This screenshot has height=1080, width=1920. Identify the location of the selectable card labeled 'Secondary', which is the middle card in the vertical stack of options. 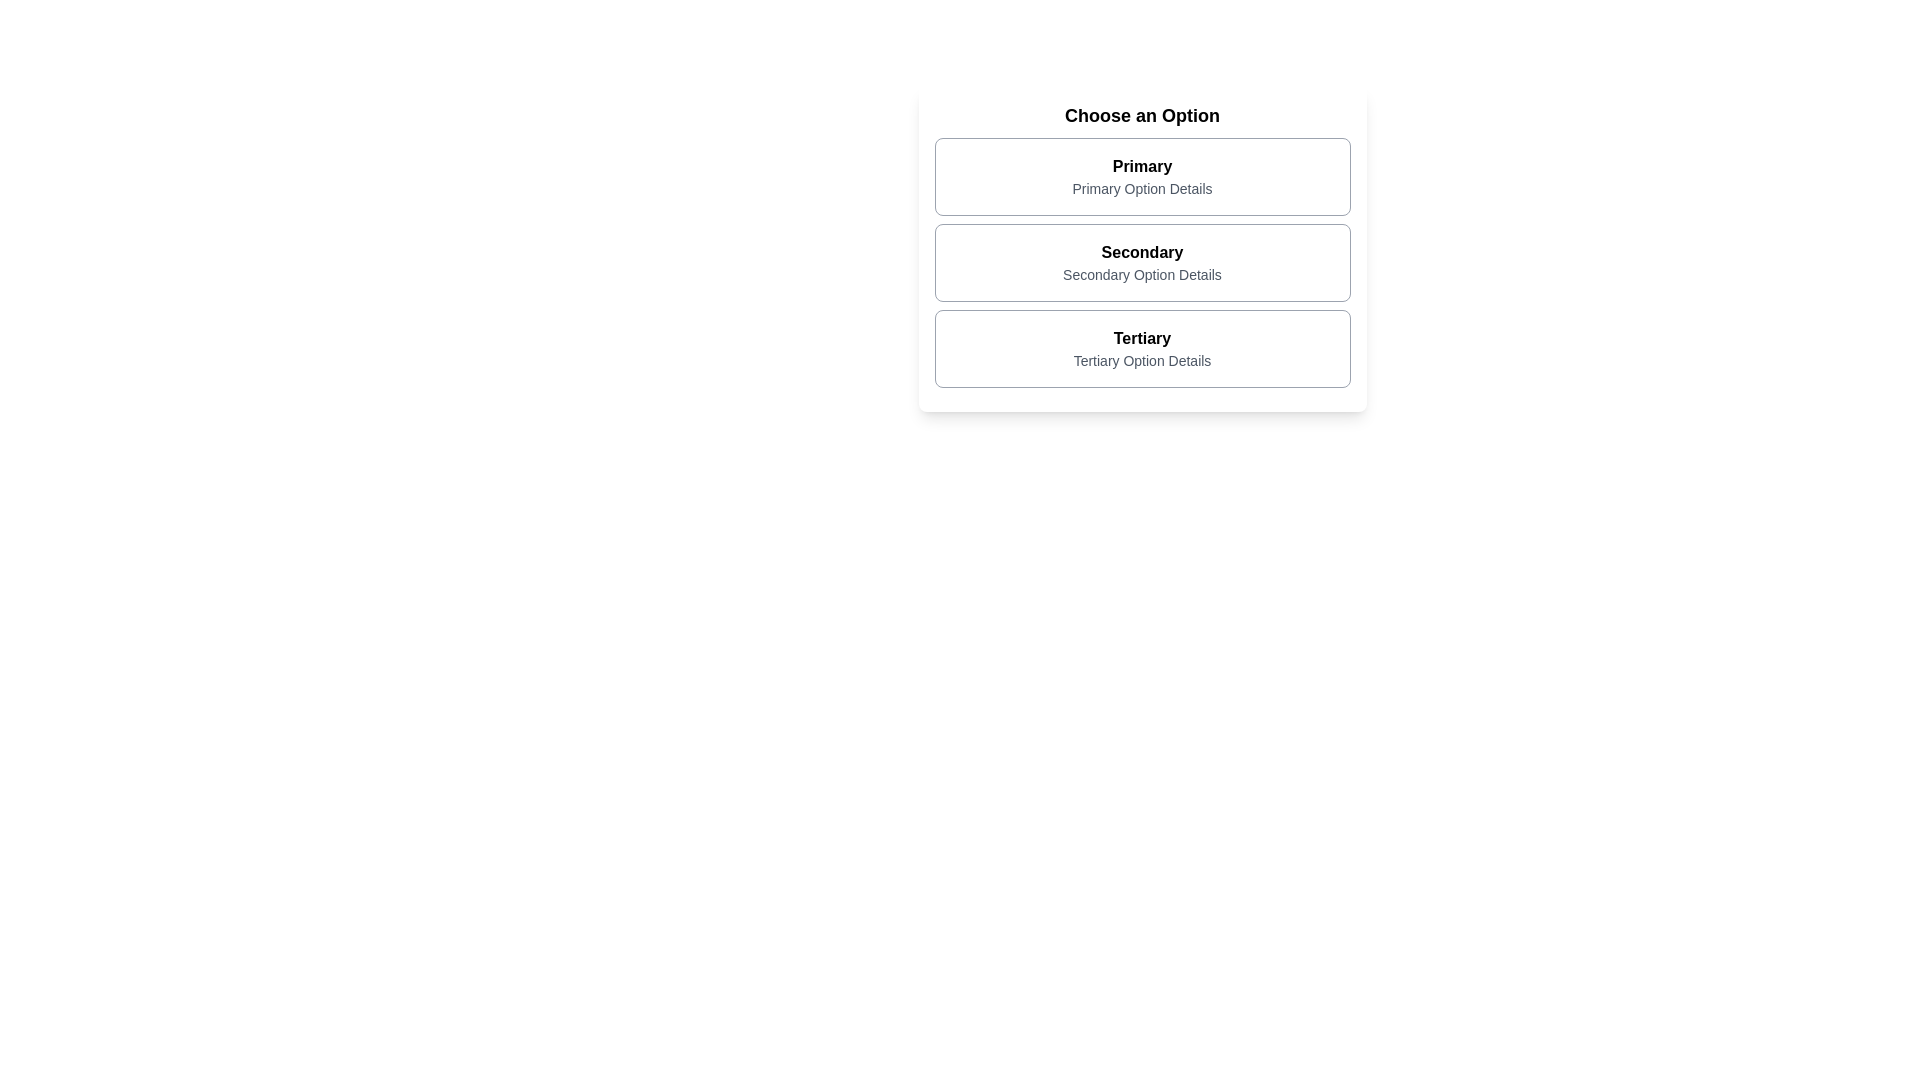
(1142, 261).